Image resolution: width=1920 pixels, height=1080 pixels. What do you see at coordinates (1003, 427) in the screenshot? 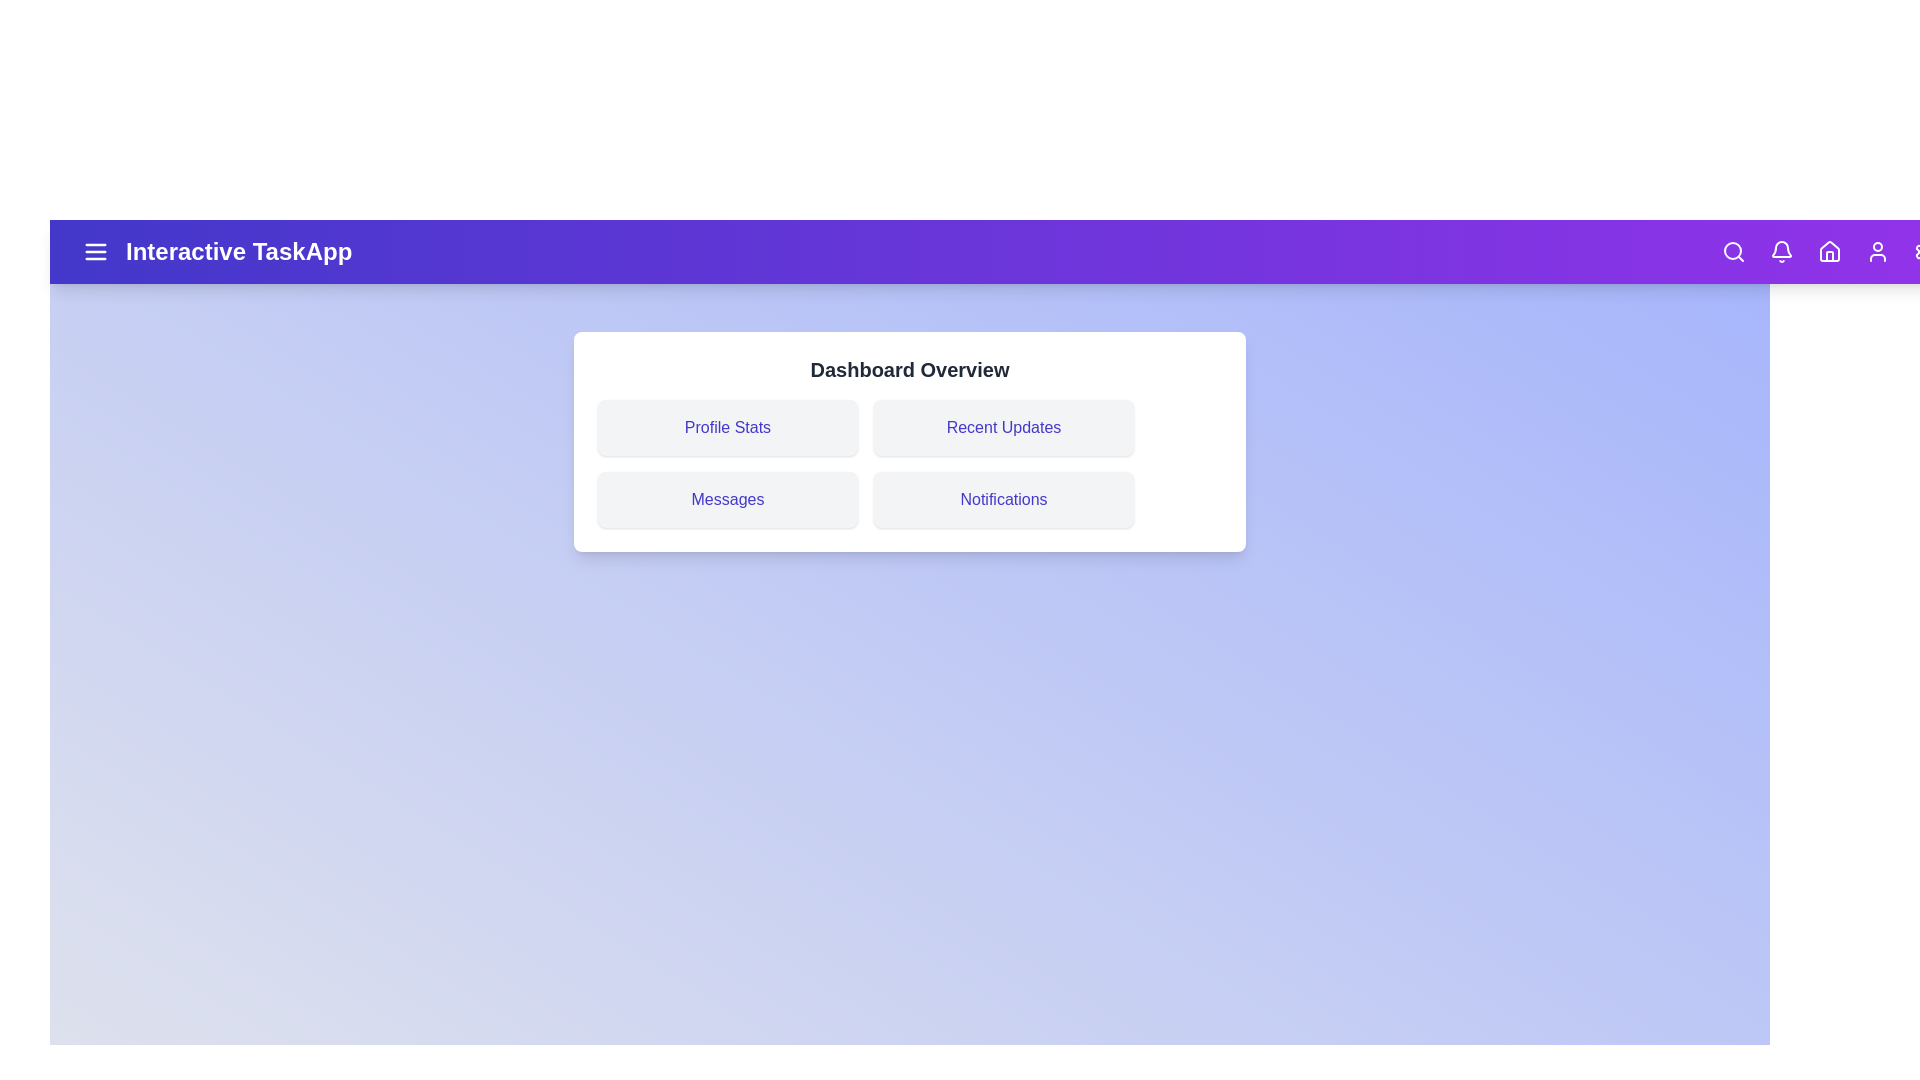
I see `the 'Recent Updates' section` at bounding box center [1003, 427].